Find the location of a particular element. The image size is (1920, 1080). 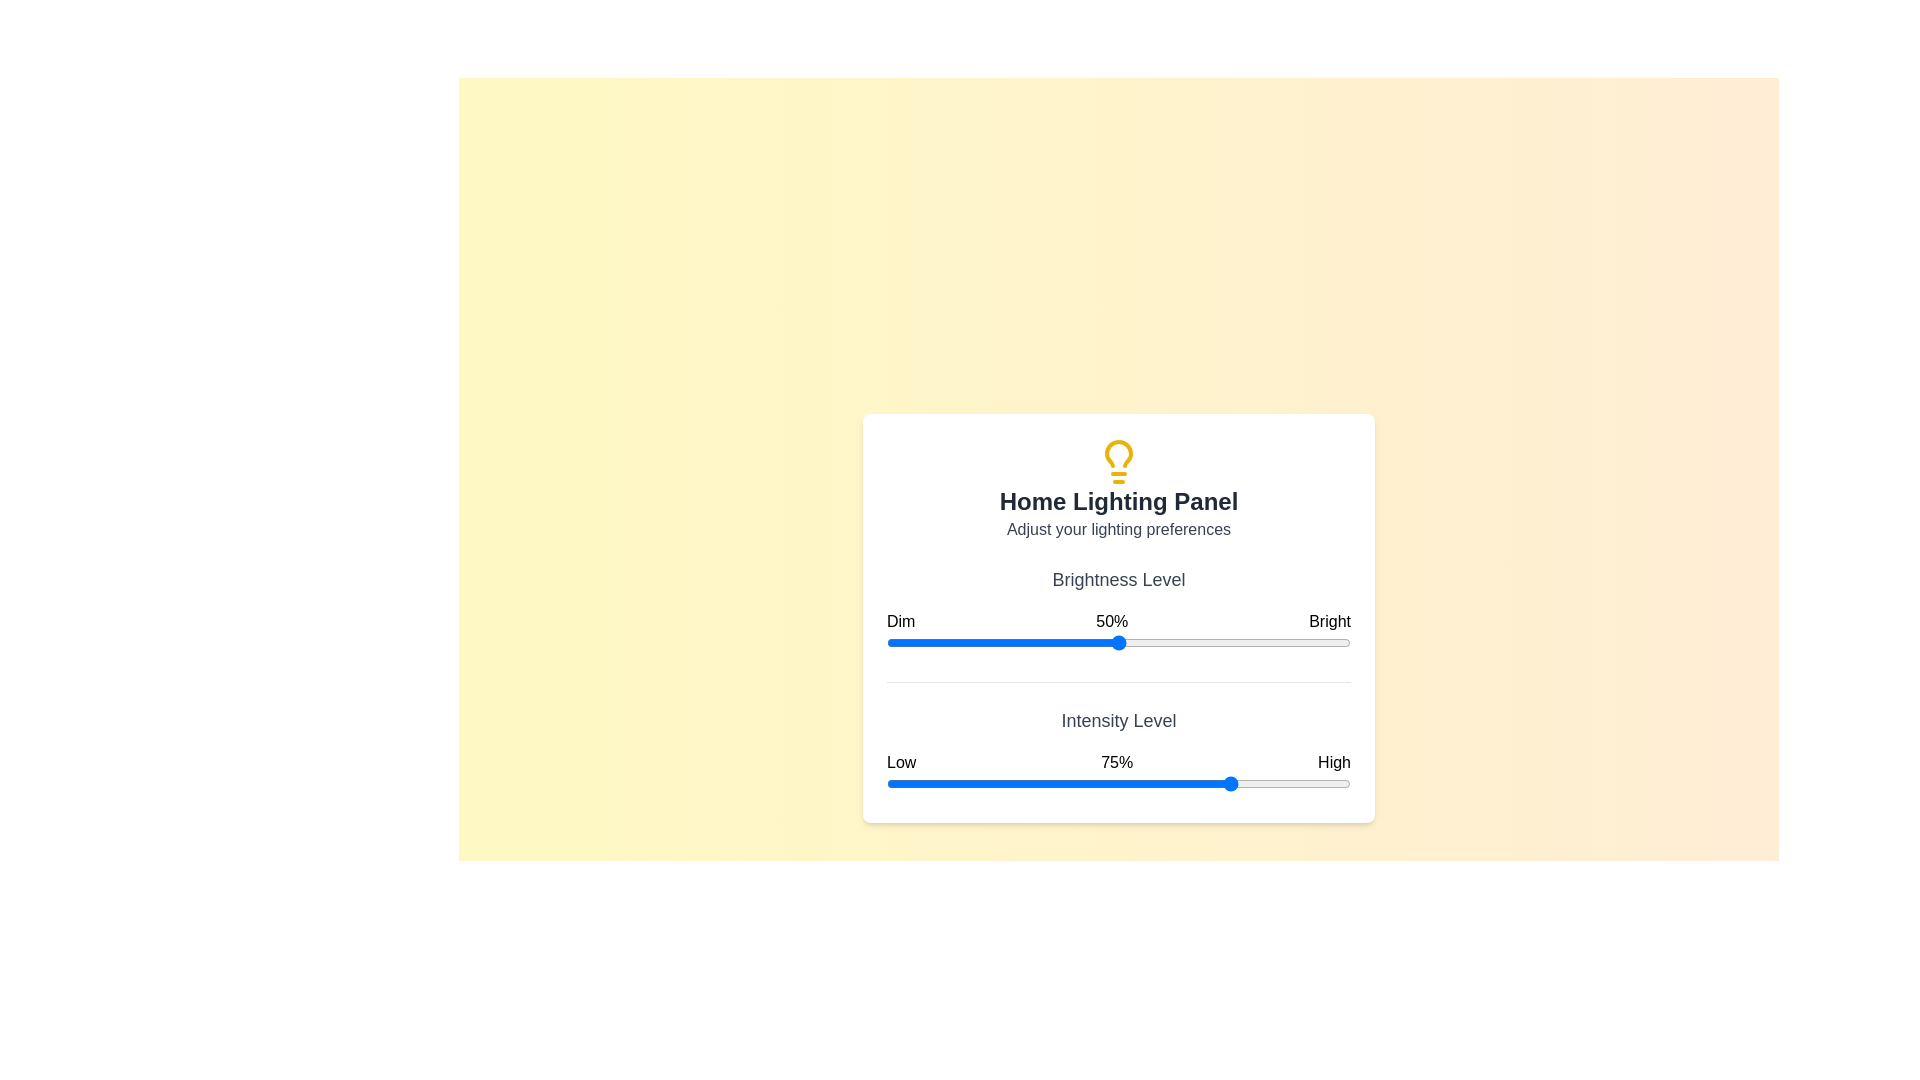

the lightbulb icon, which is centrally aligned above the 'Home Lighting Panel' and 'Adjust your lighting preferences' headings is located at coordinates (1117, 461).